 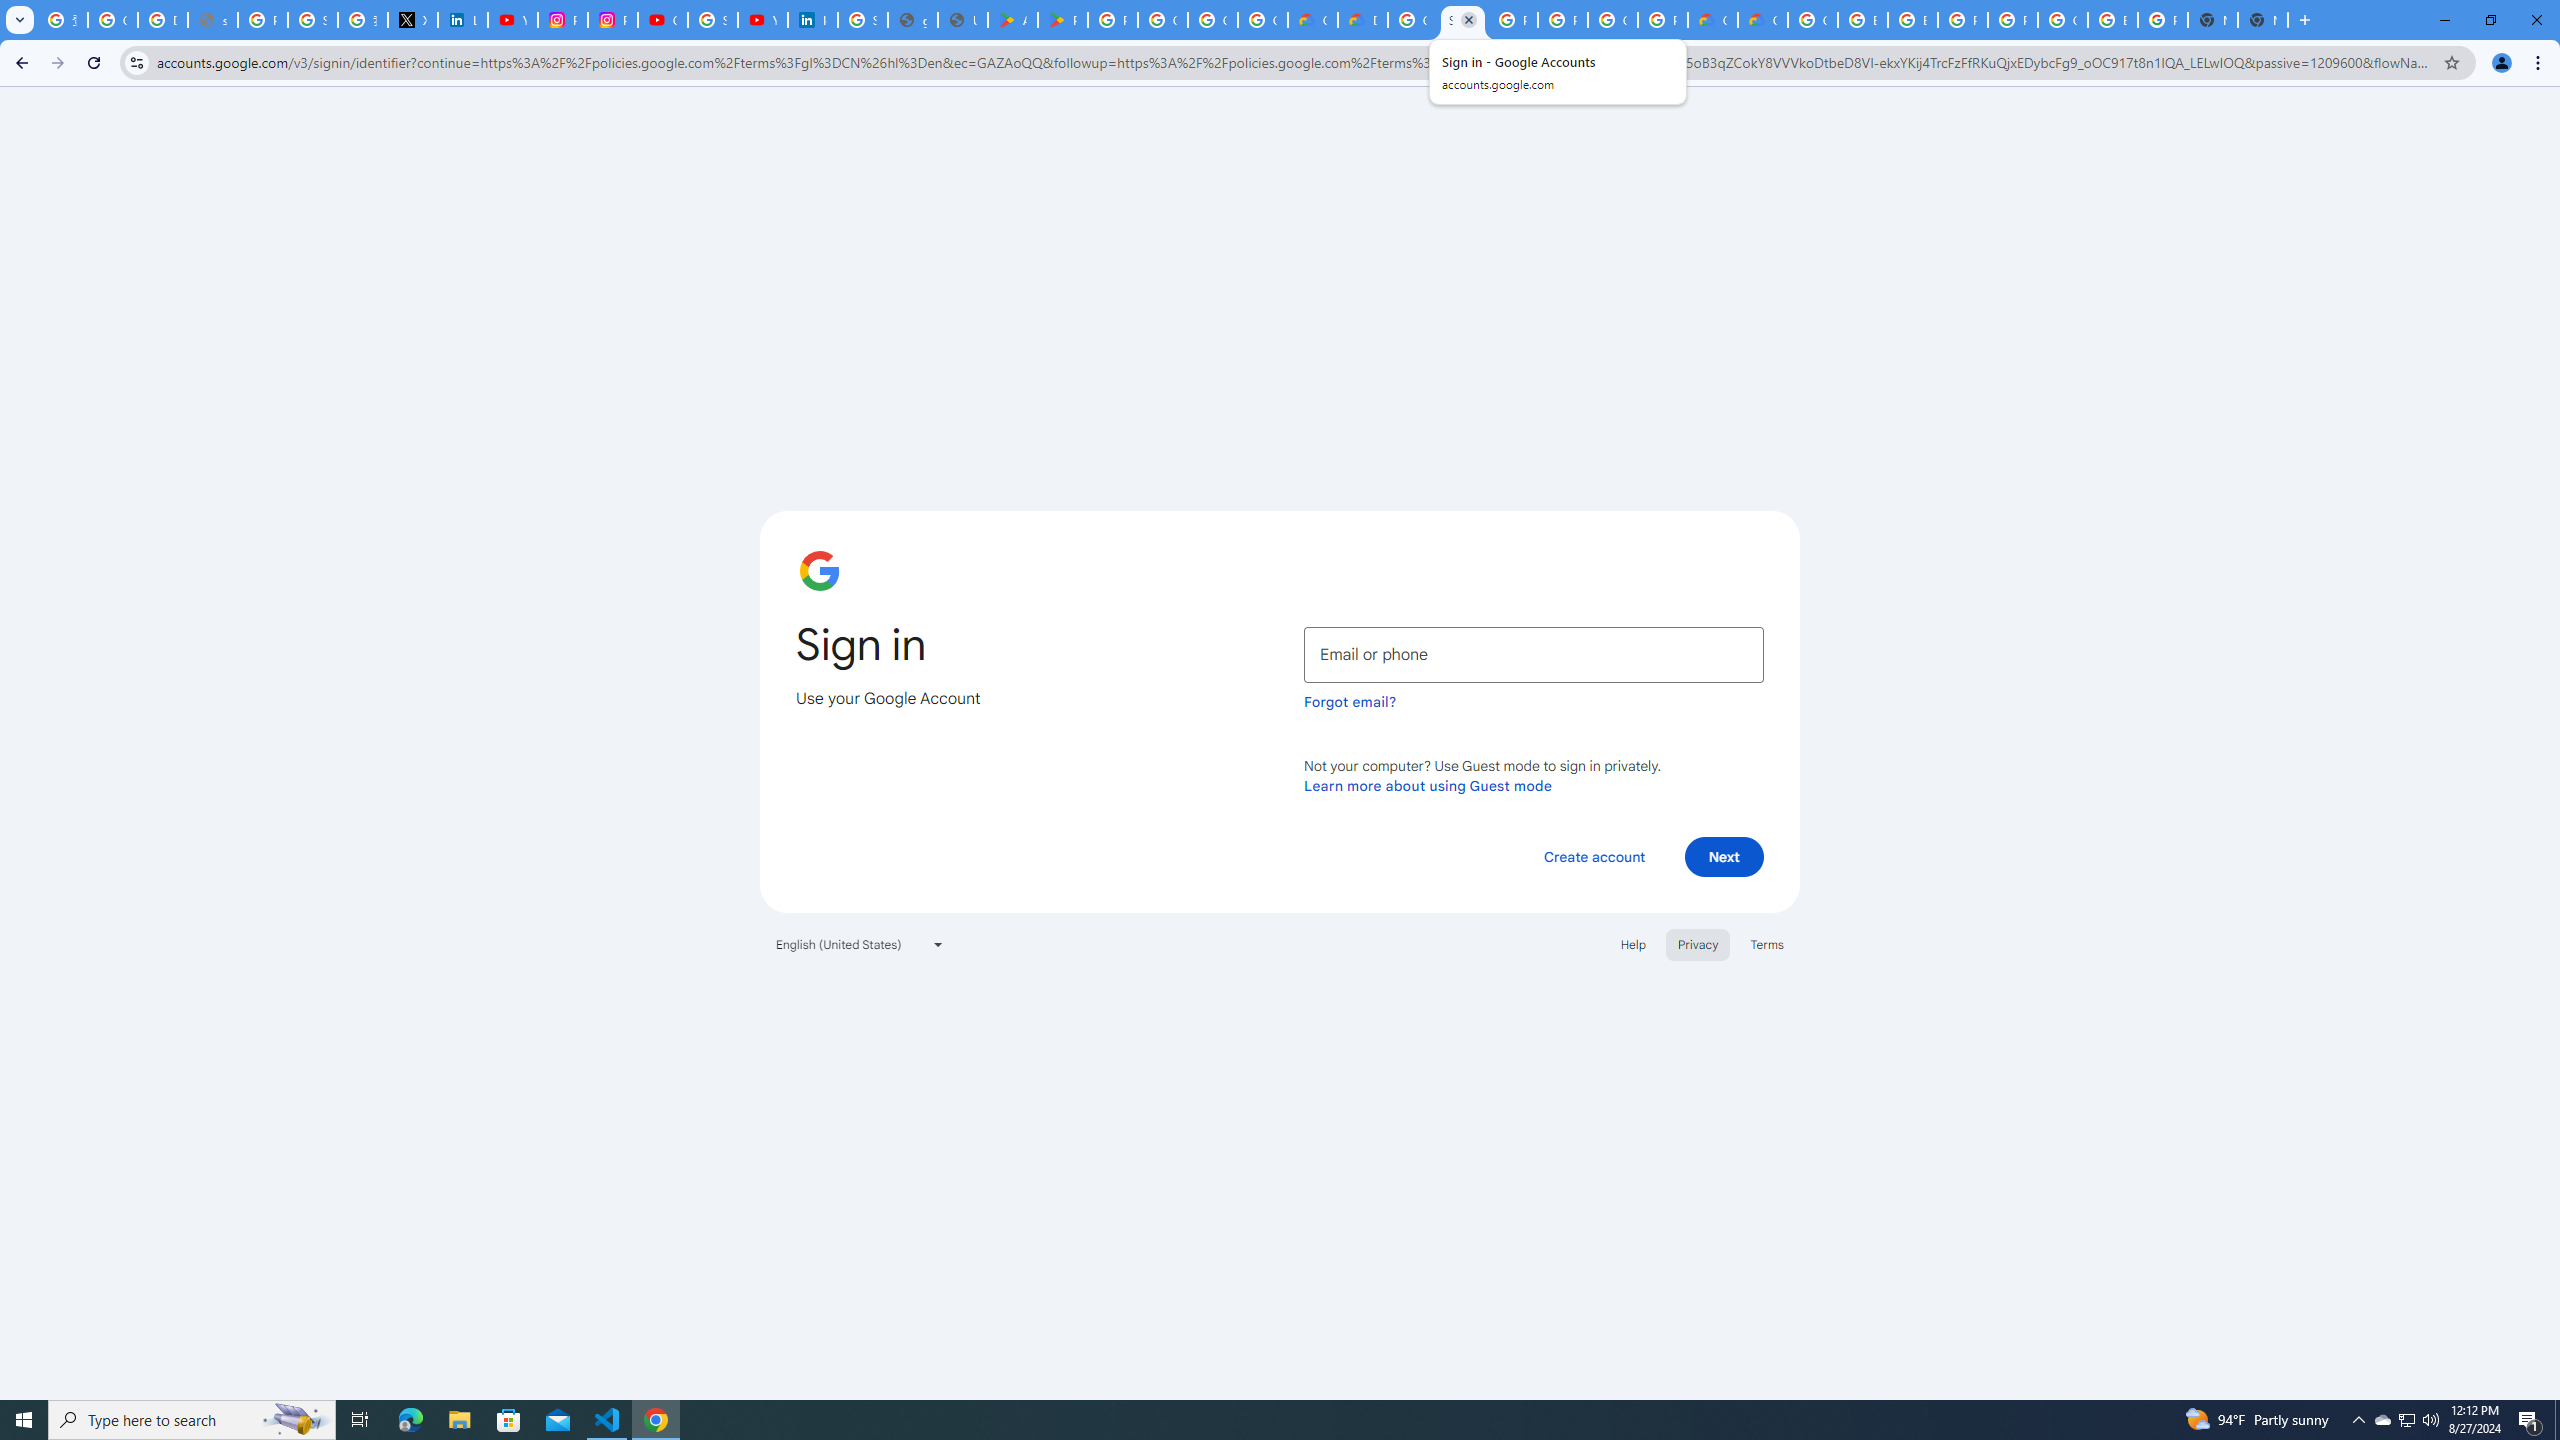 What do you see at coordinates (1811, 19) in the screenshot?
I see `'Google Cloud Platform'` at bounding box center [1811, 19].